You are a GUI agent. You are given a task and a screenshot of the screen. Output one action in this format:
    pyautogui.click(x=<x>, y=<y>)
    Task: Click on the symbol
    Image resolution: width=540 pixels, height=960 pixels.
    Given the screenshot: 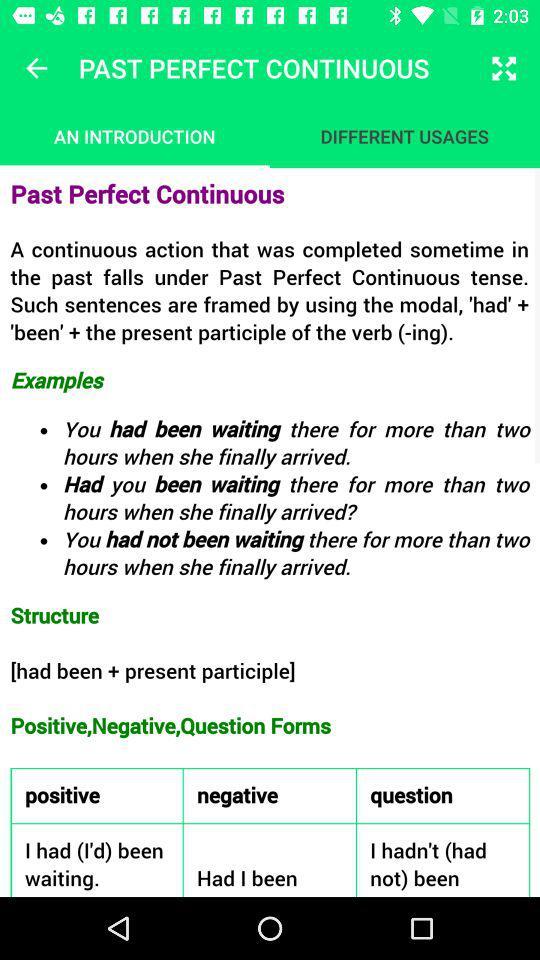 What is the action you would take?
    pyautogui.click(x=36, y=68)
    